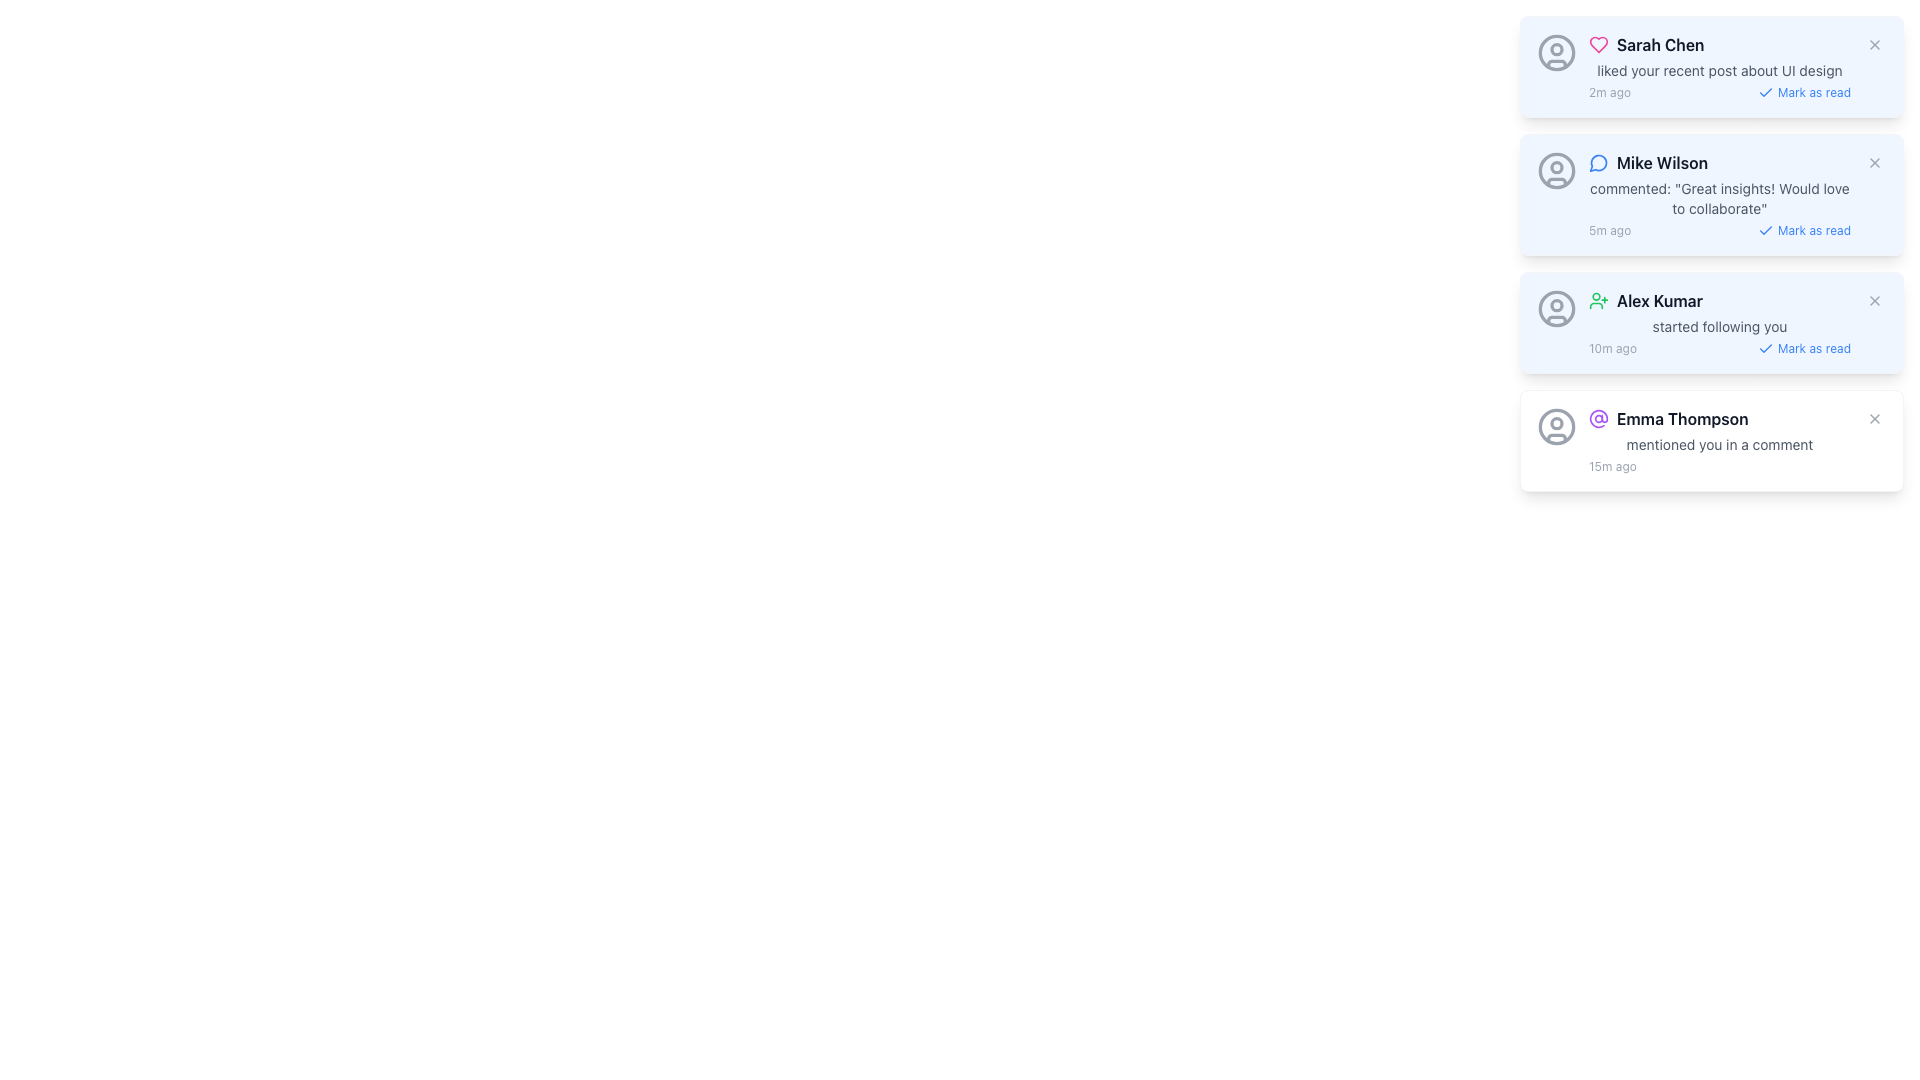  What do you see at coordinates (1718, 230) in the screenshot?
I see `the 'Mark as read' button located in the notification section for 'Mike Wilson' to acknowledge the comment made by him` at bounding box center [1718, 230].